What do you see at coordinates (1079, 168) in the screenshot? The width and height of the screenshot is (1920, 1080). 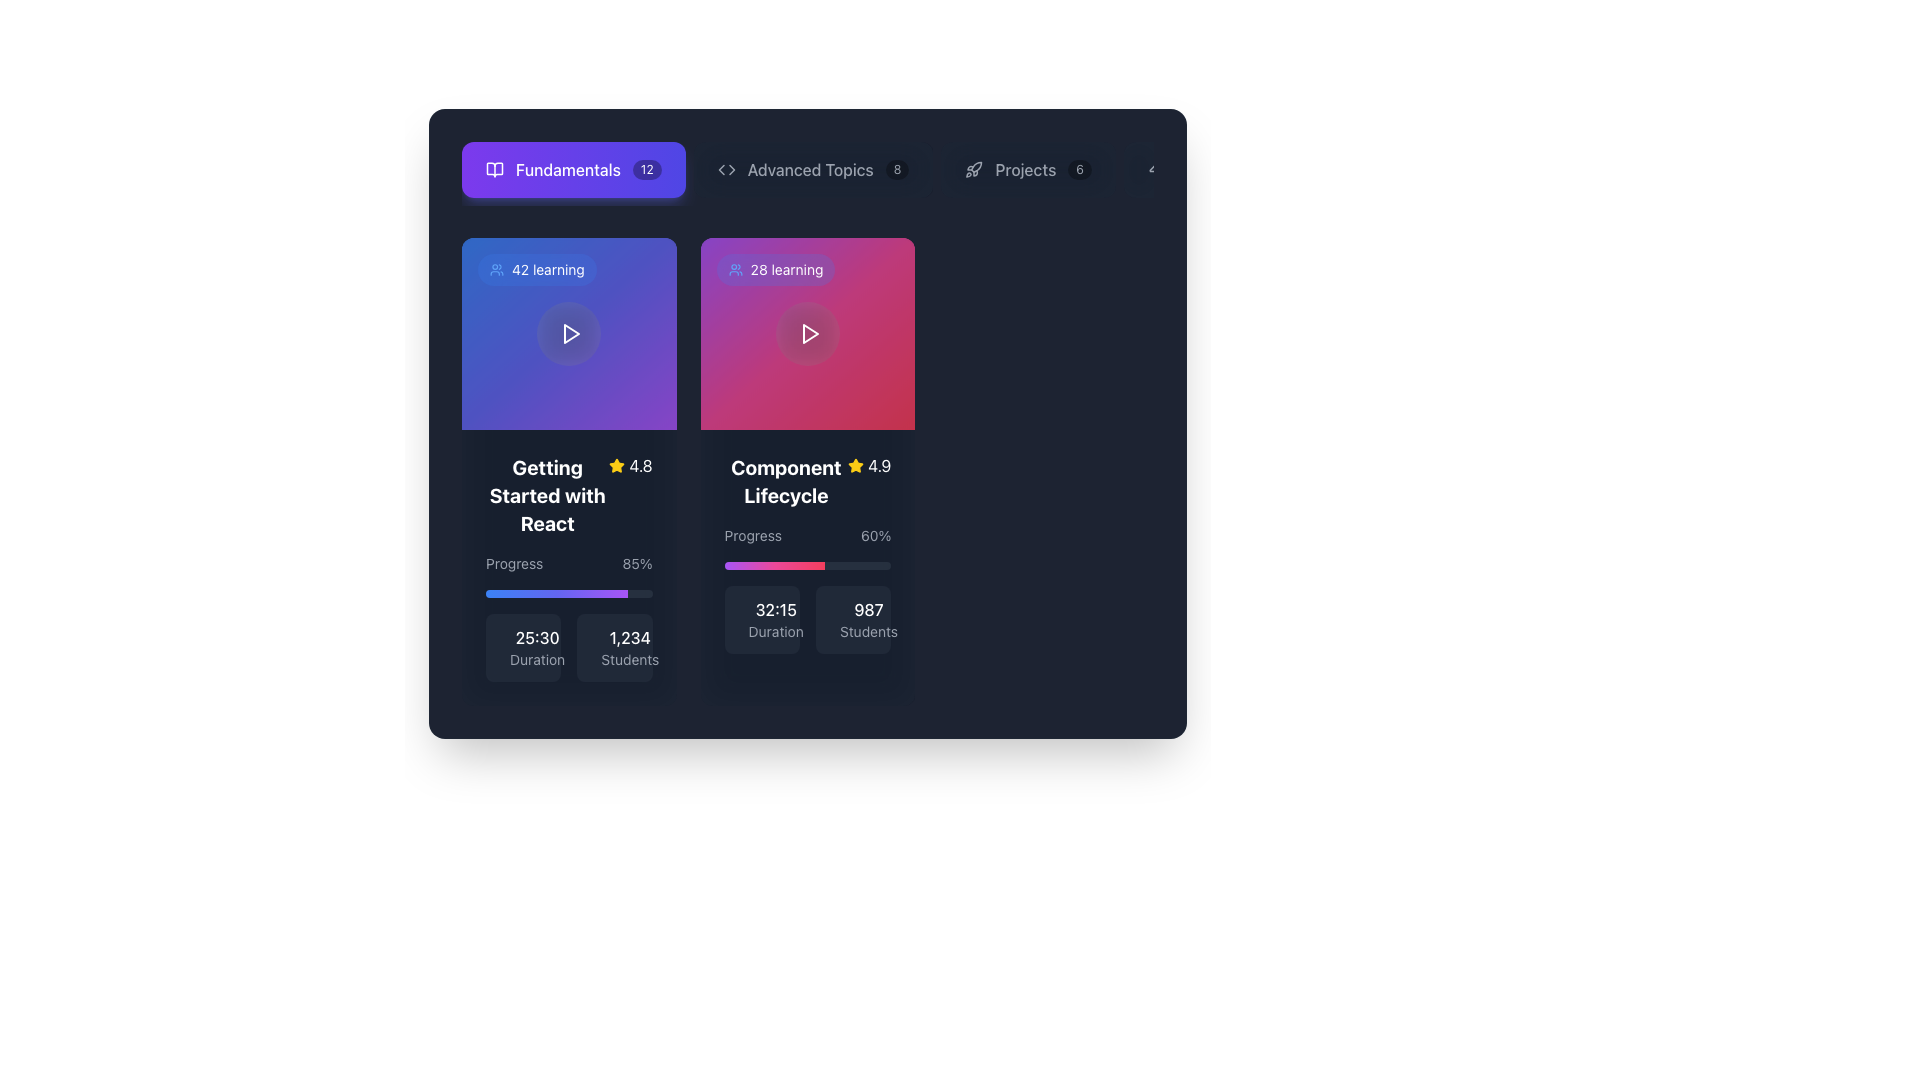 I see `the rounded badge with a dark translucent black background containing the text '6' in white color, located to the right of 'Projects' in the navigation bar` at bounding box center [1079, 168].